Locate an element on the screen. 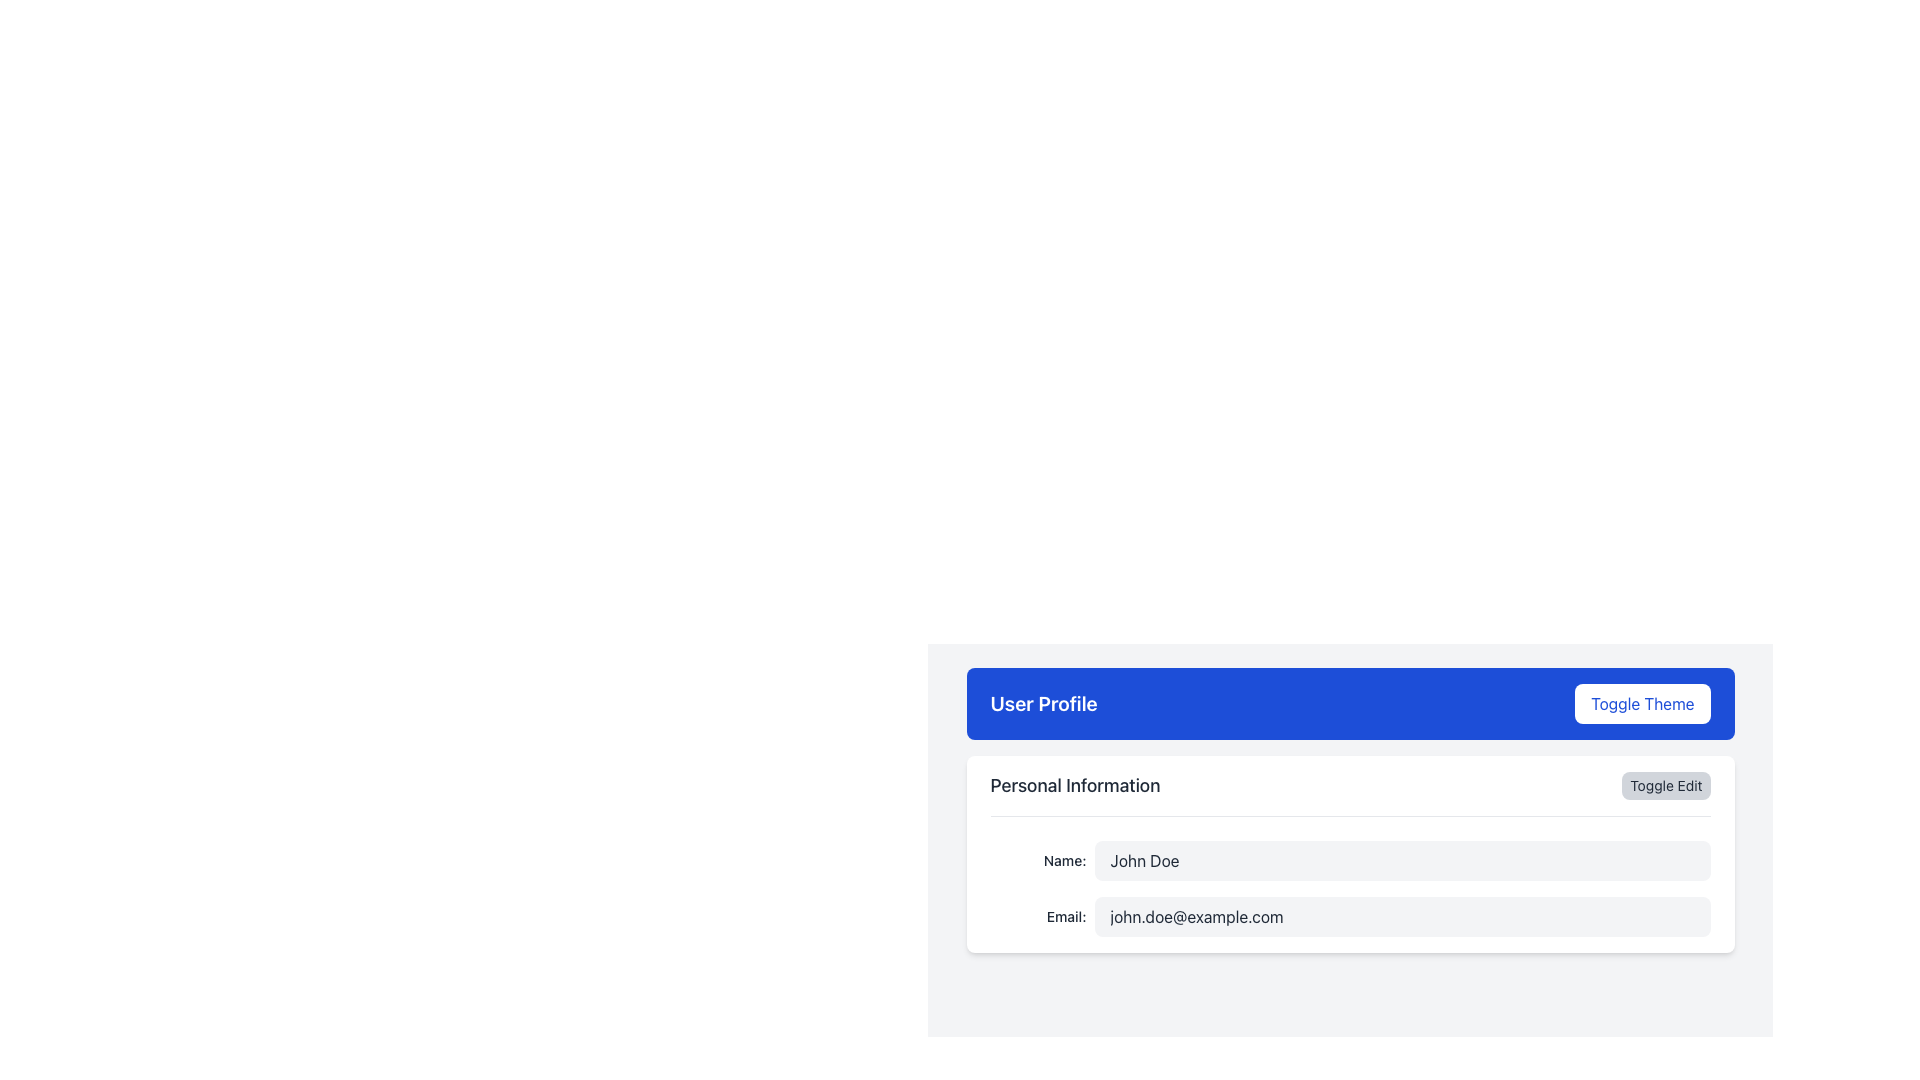 The width and height of the screenshot is (1920, 1080). the static text label indicating the user's name input field in the Personal Information section of the User Profile is located at coordinates (1038, 859).